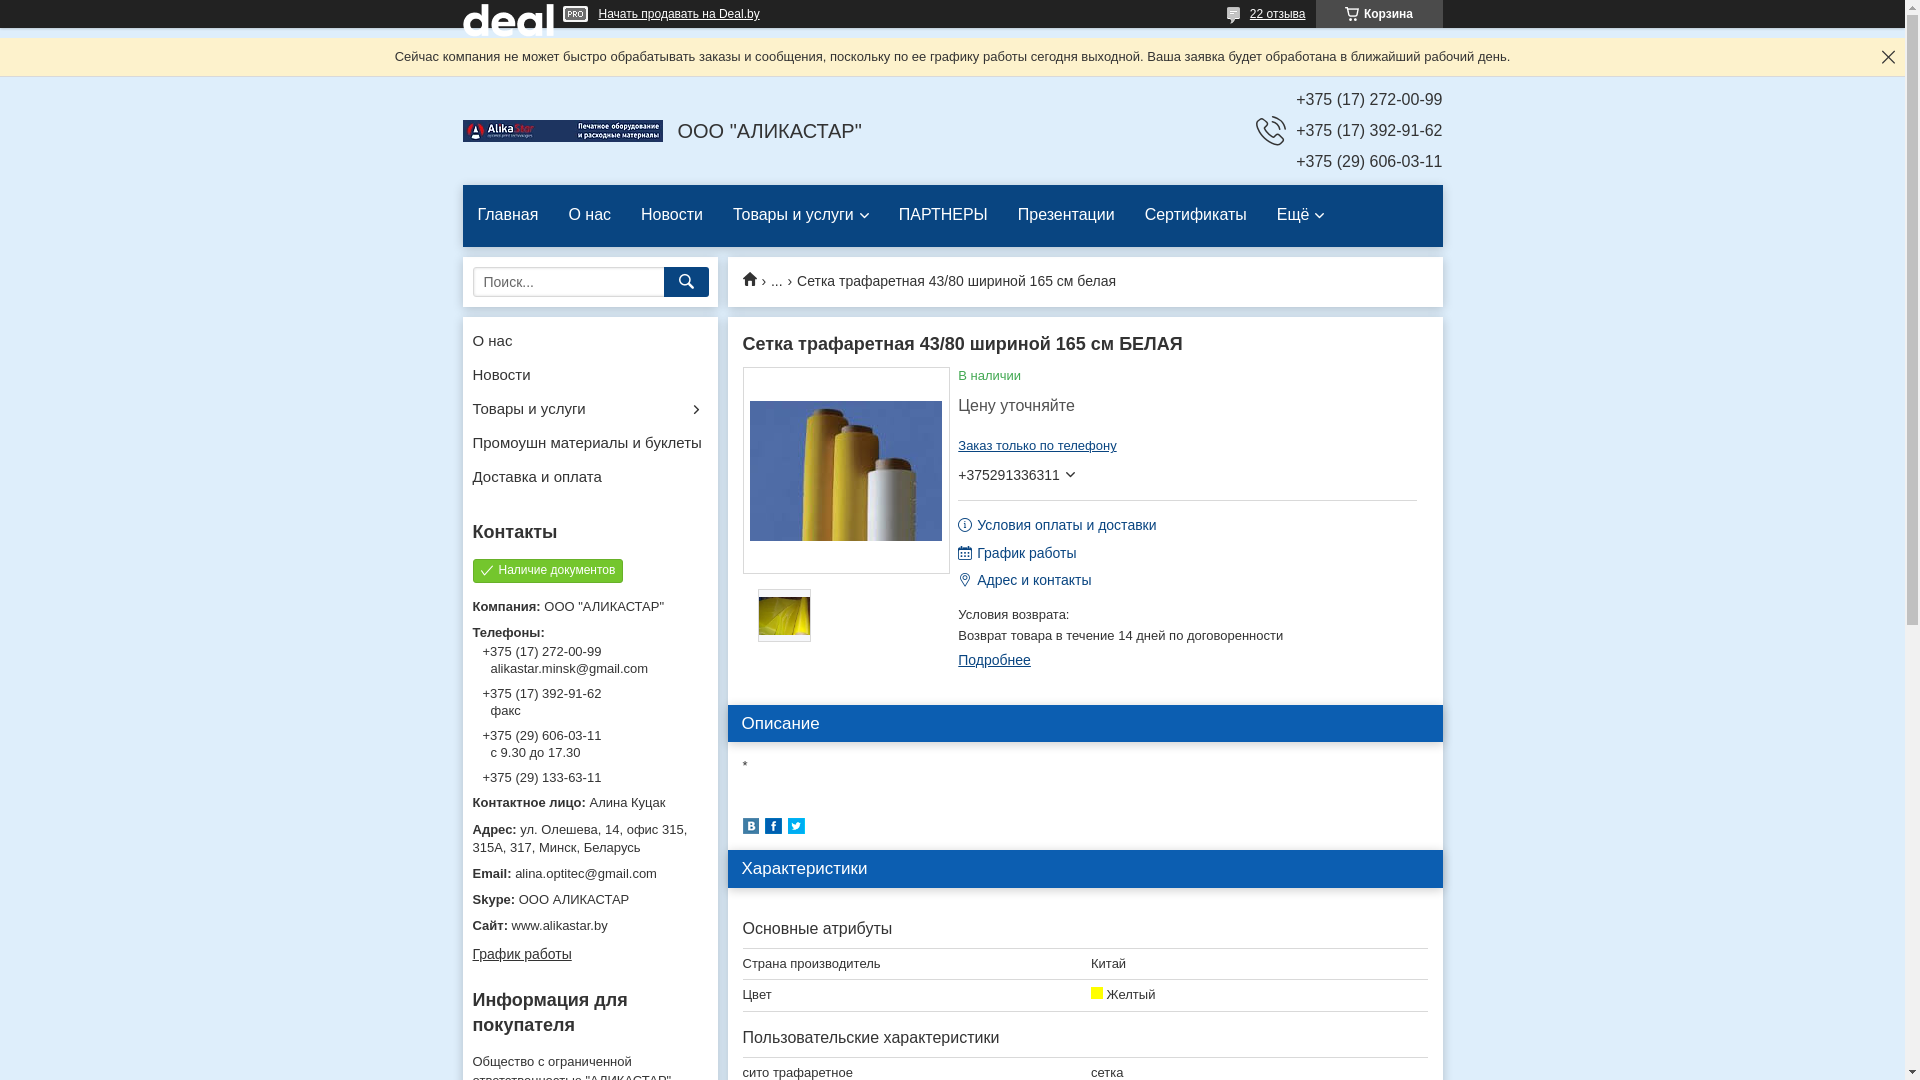  I want to click on 'facebook', so click(771, 829).